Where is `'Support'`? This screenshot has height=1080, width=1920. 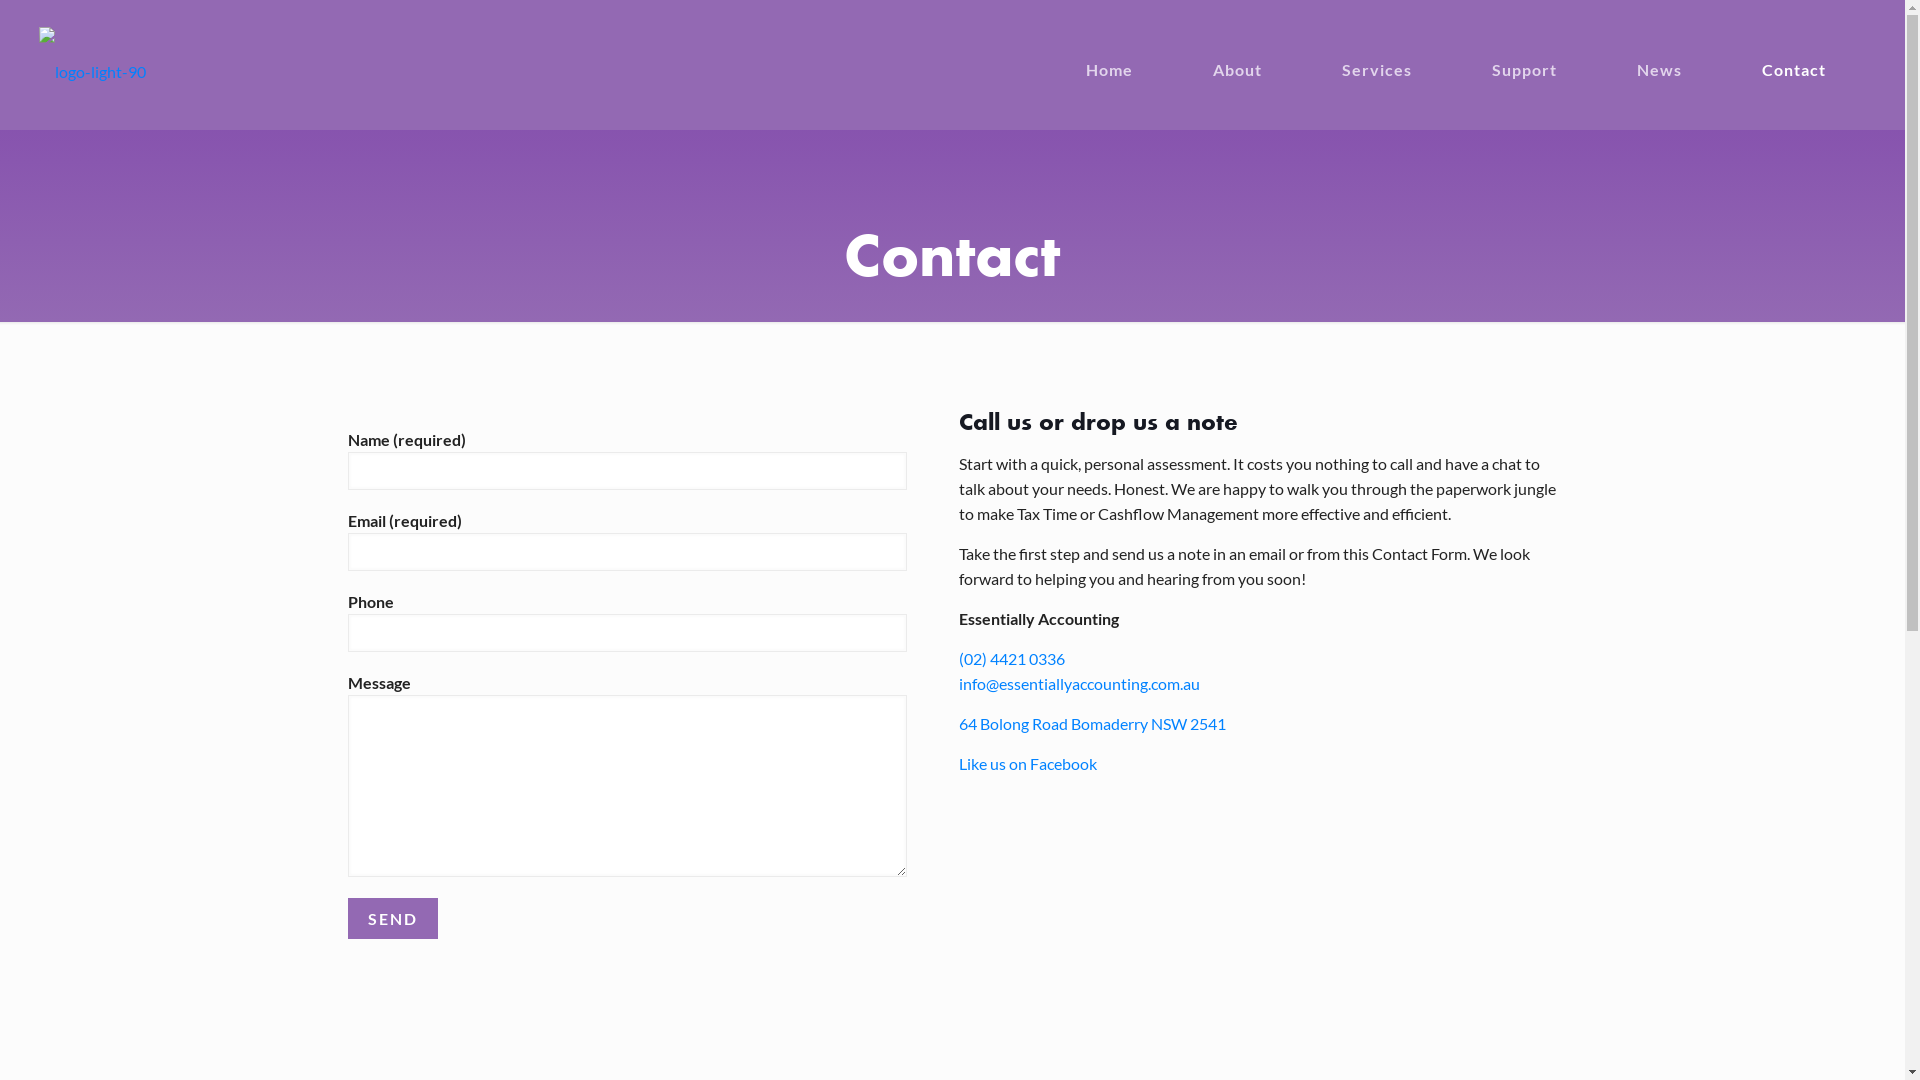
'Support' is located at coordinates (1543, 53).